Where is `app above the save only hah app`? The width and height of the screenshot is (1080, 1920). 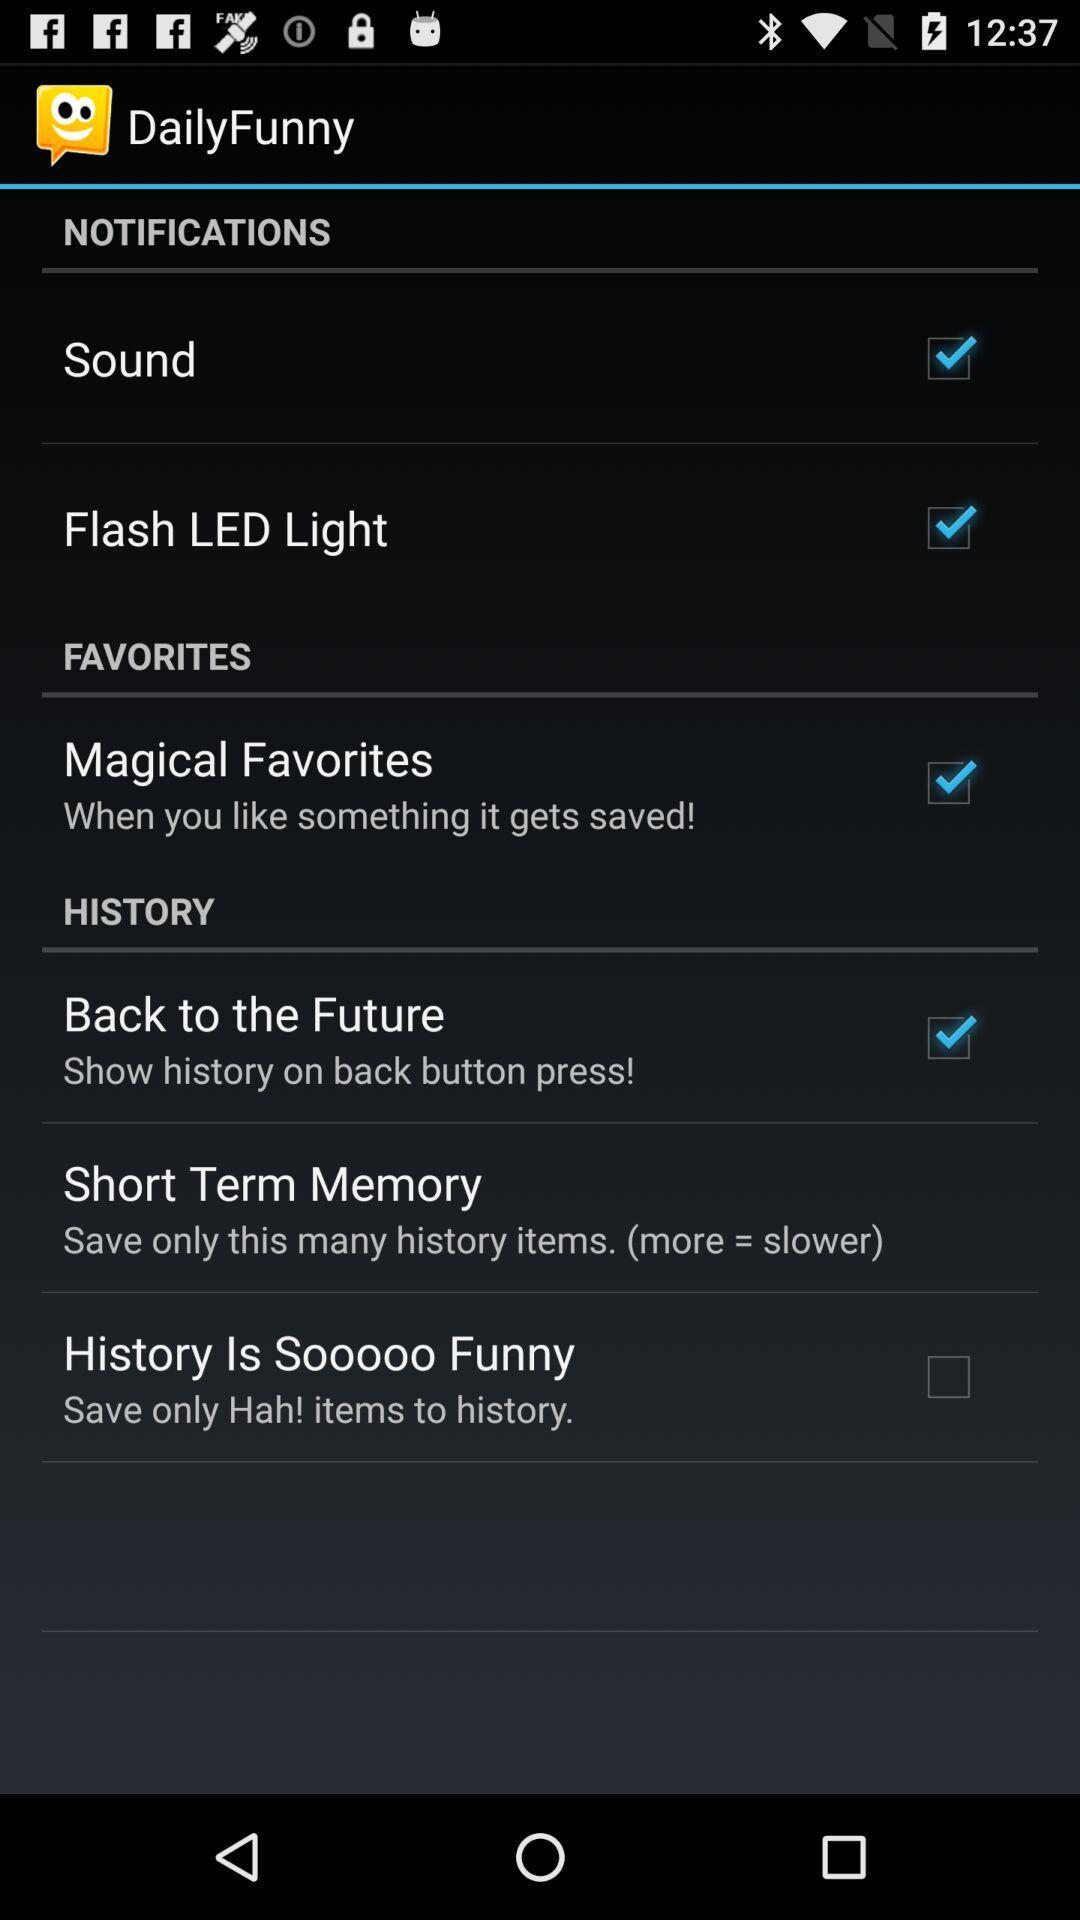 app above the save only hah app is located at coordinates (318, 1351).